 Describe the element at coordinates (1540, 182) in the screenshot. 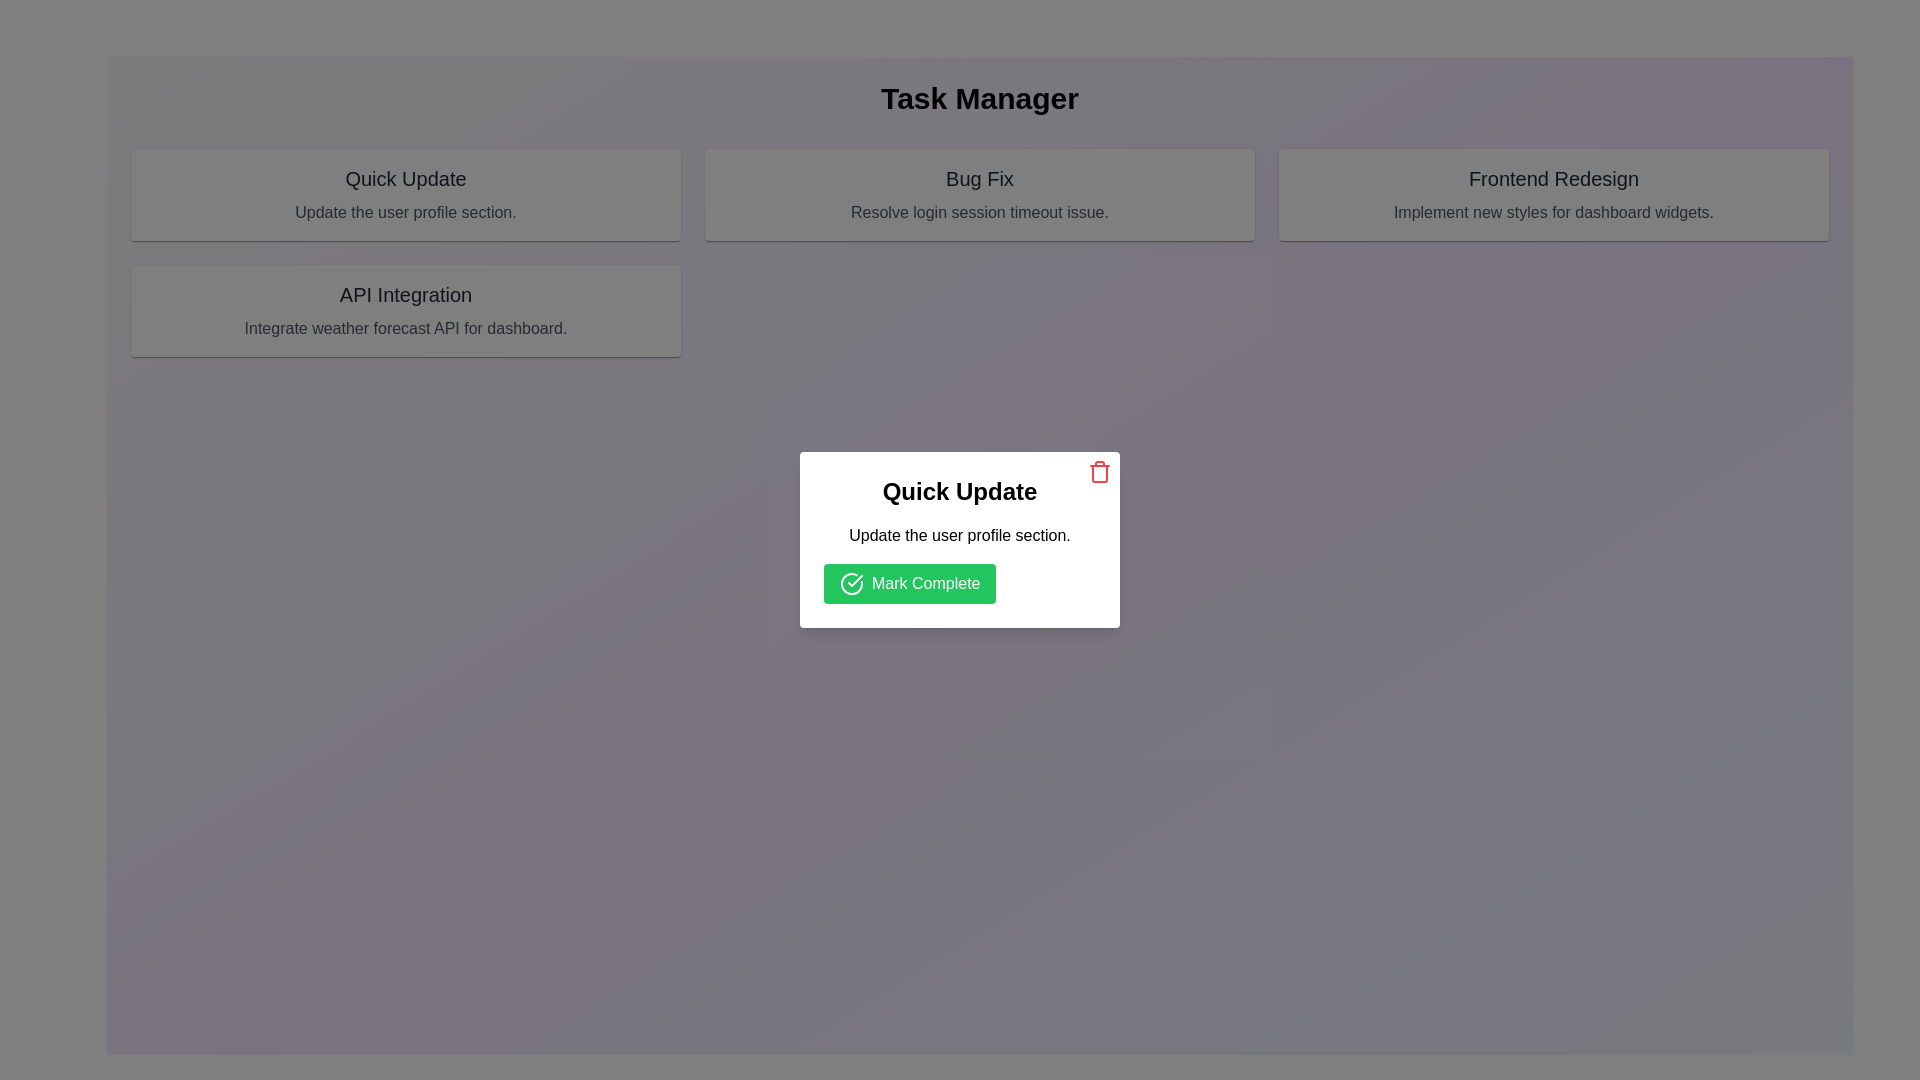

I see `the Informational Card labeled 'Frontend Redesign' which provides details about a project objective related to dashboard widget styling, located in the upper-right portion of the user interface` at that location.